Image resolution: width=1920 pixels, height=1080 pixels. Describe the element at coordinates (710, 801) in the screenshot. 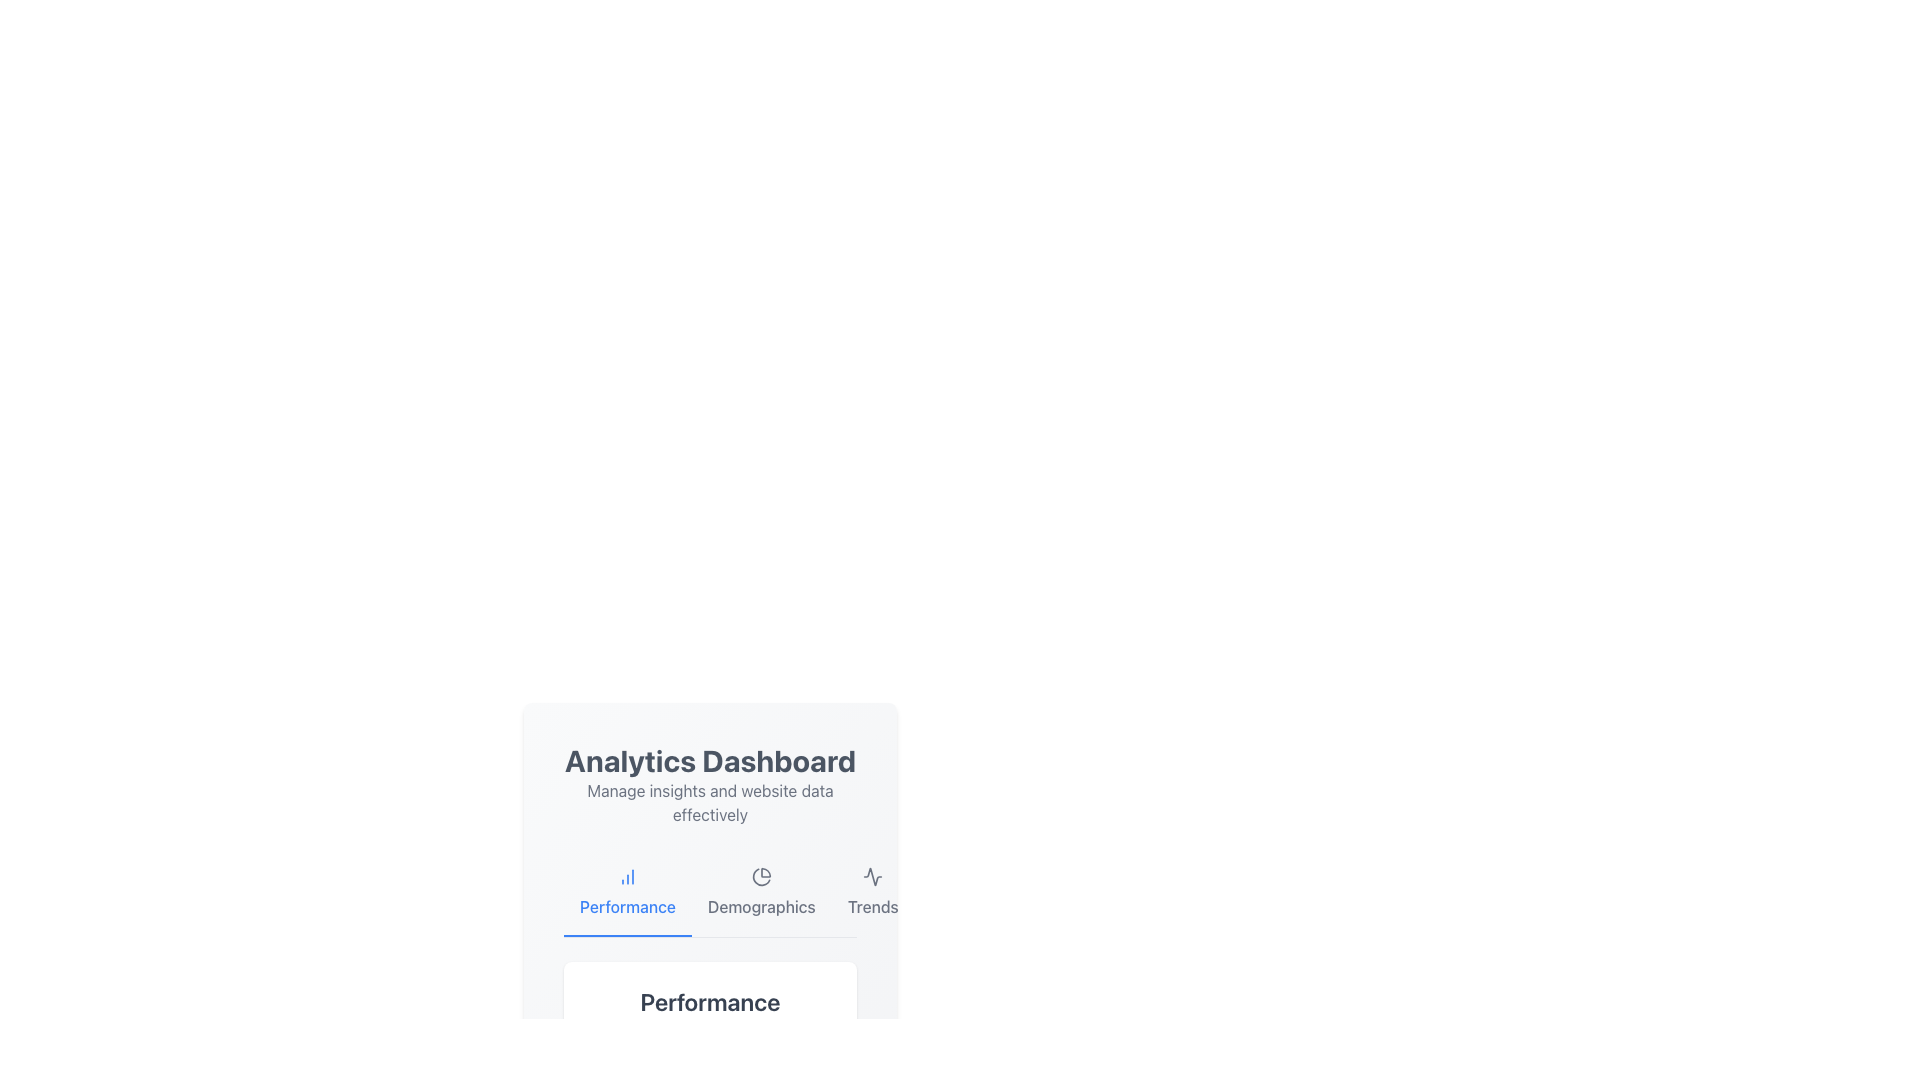

I see `muted gray text block that conveys the message 'Manage insights and website data effectively,' located beneath the 'Analytics Dashboard' header` at that location.